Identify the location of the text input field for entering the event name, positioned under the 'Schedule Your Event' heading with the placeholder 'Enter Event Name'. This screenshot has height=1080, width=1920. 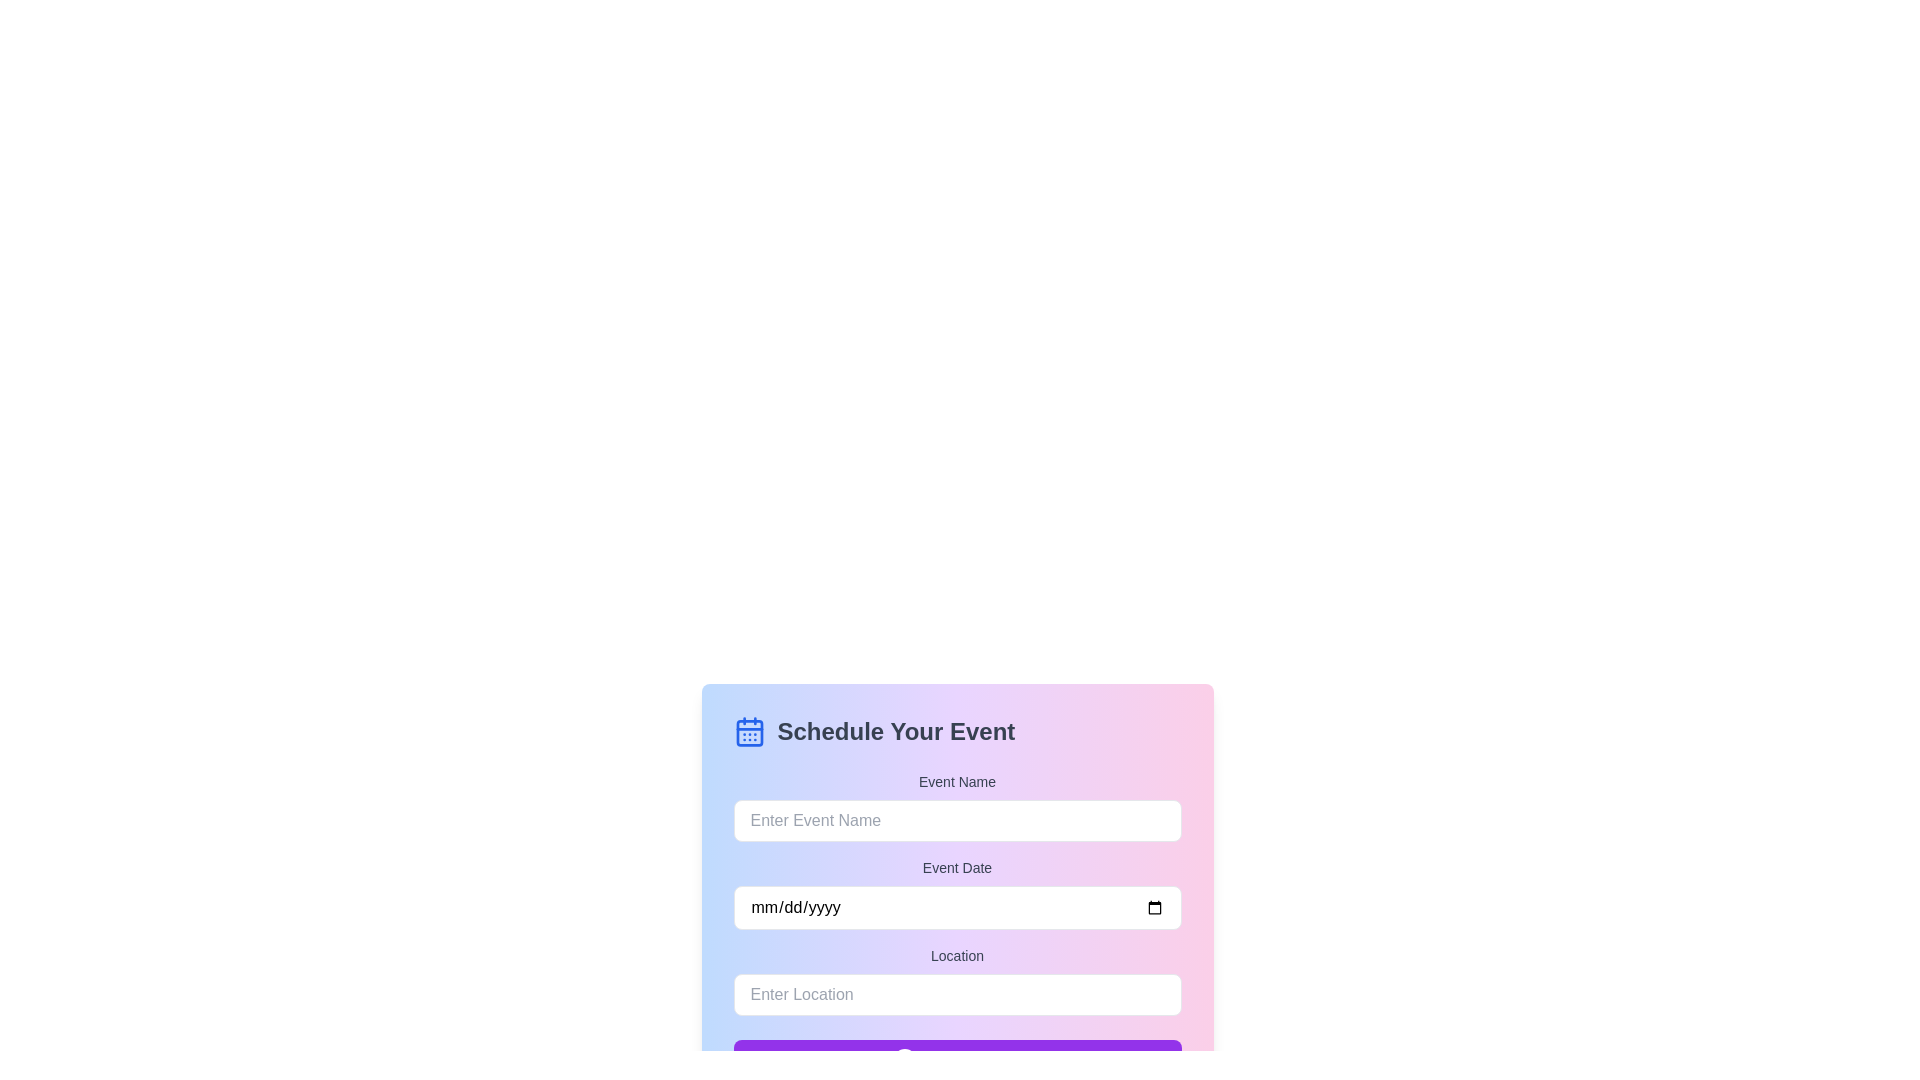
(956, 821).